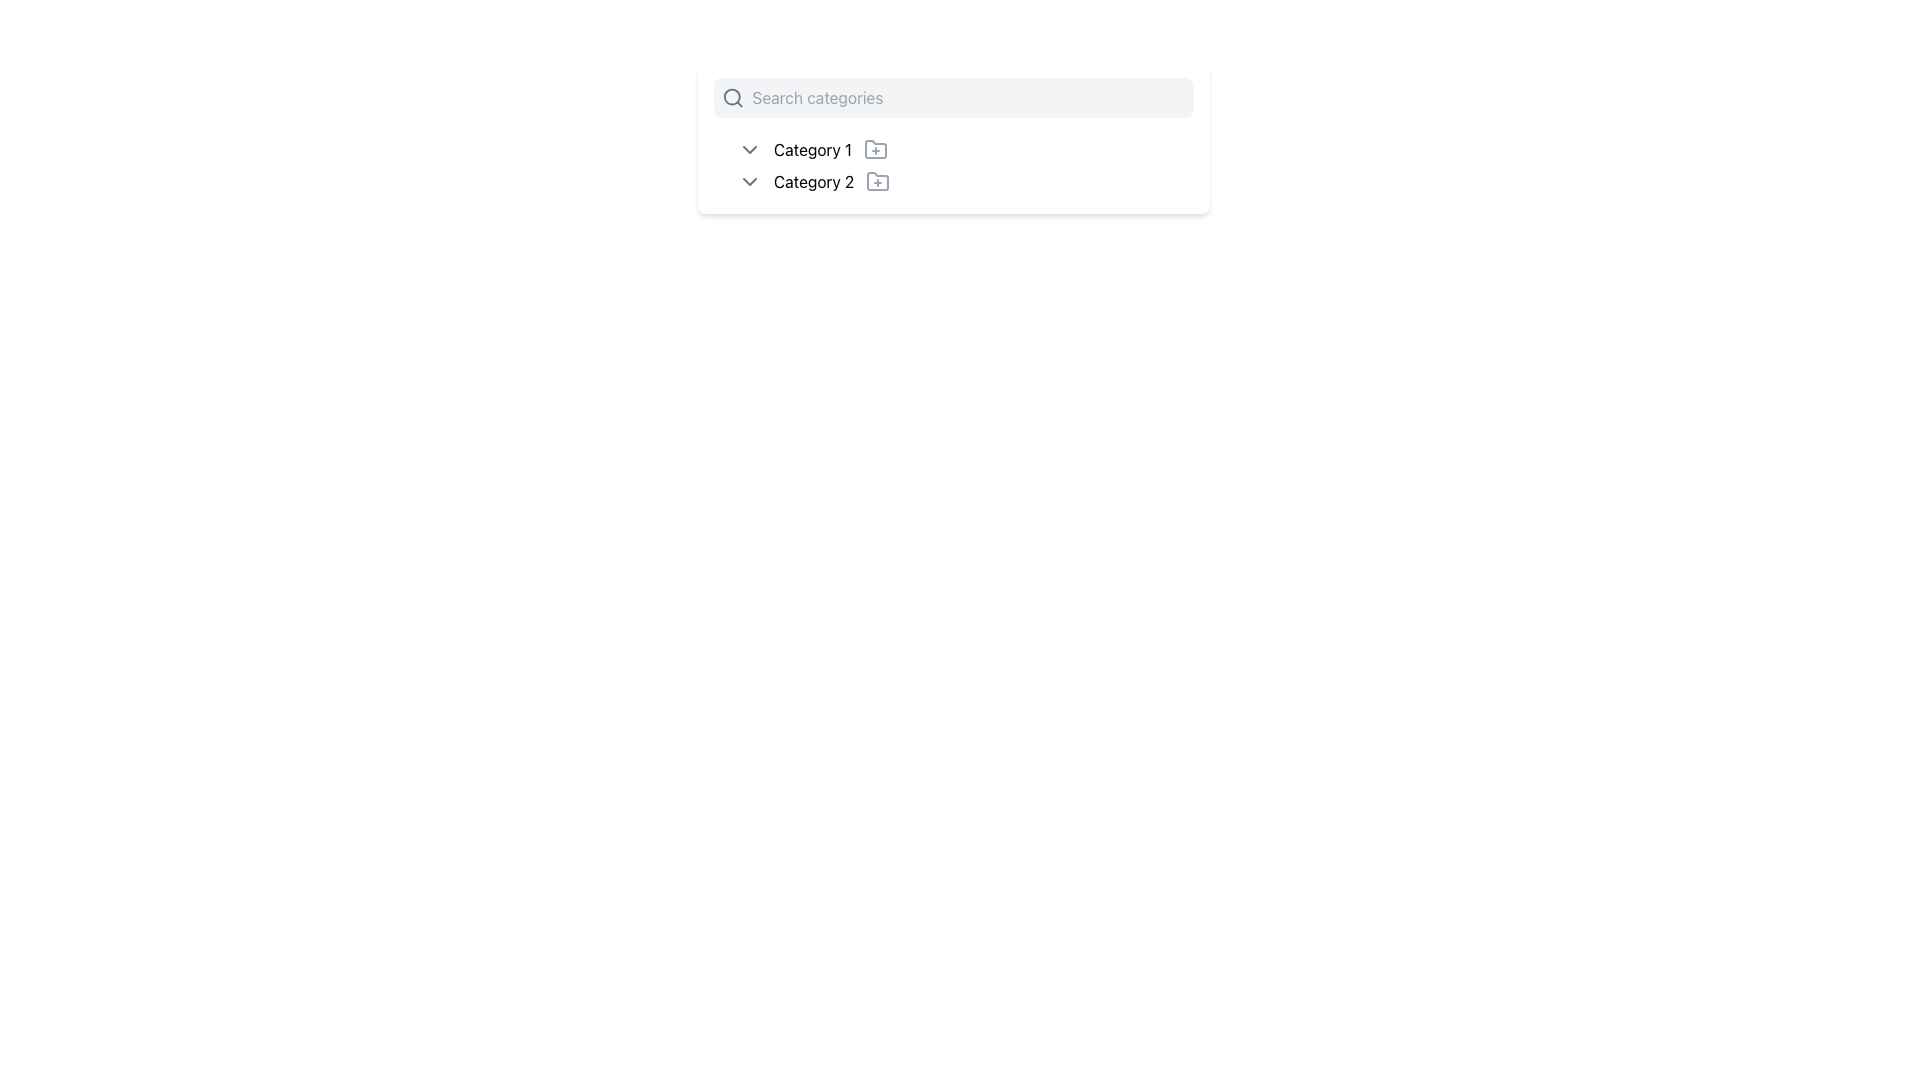 Image resolution: width=1920 pixels, height=1080 pixels. I want to click on the icon located to the immediate right of the text 'Category 1', so click(875, 149).